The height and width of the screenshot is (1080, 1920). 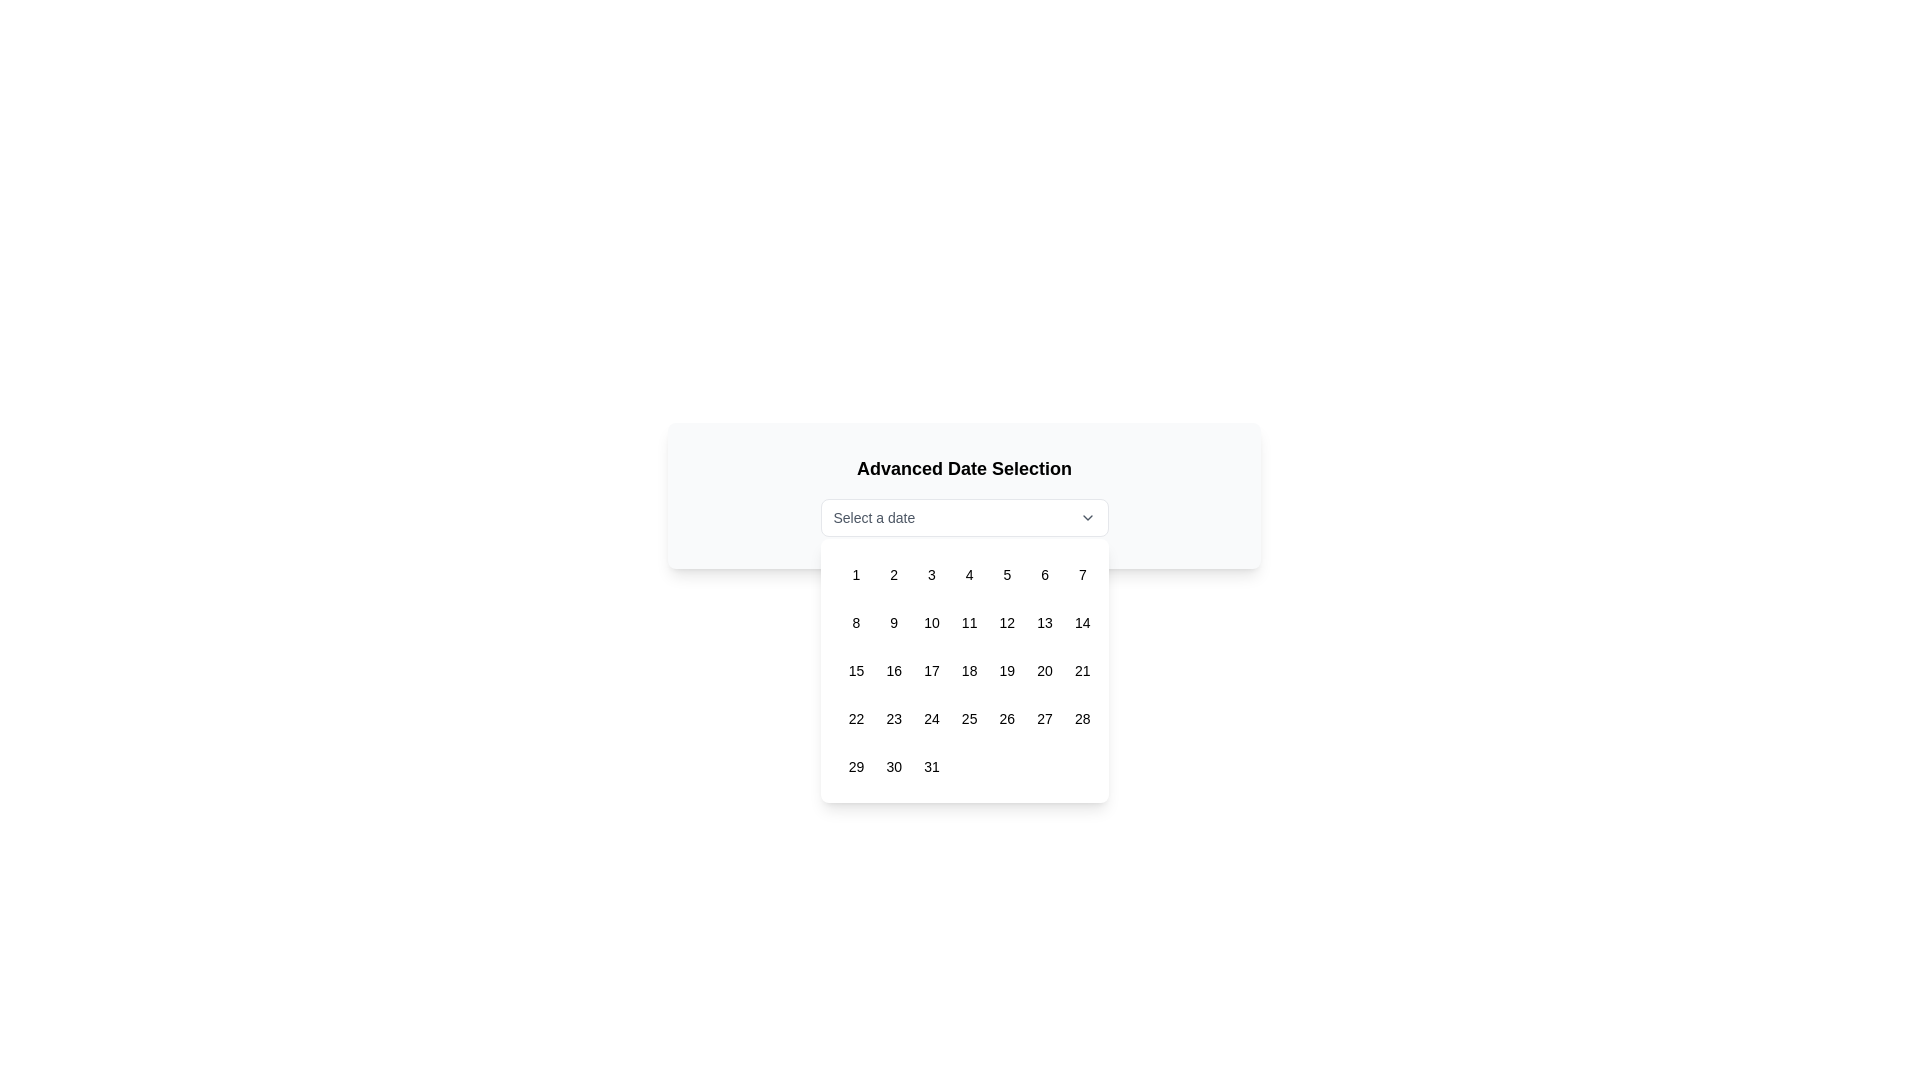 What do you see at coordinates (964, 671) in the screenshot?
I see `the individual day cell of the grid-style calendar component located beneath the 'Select a date' dropdown button` at bounding box center [964, 671].